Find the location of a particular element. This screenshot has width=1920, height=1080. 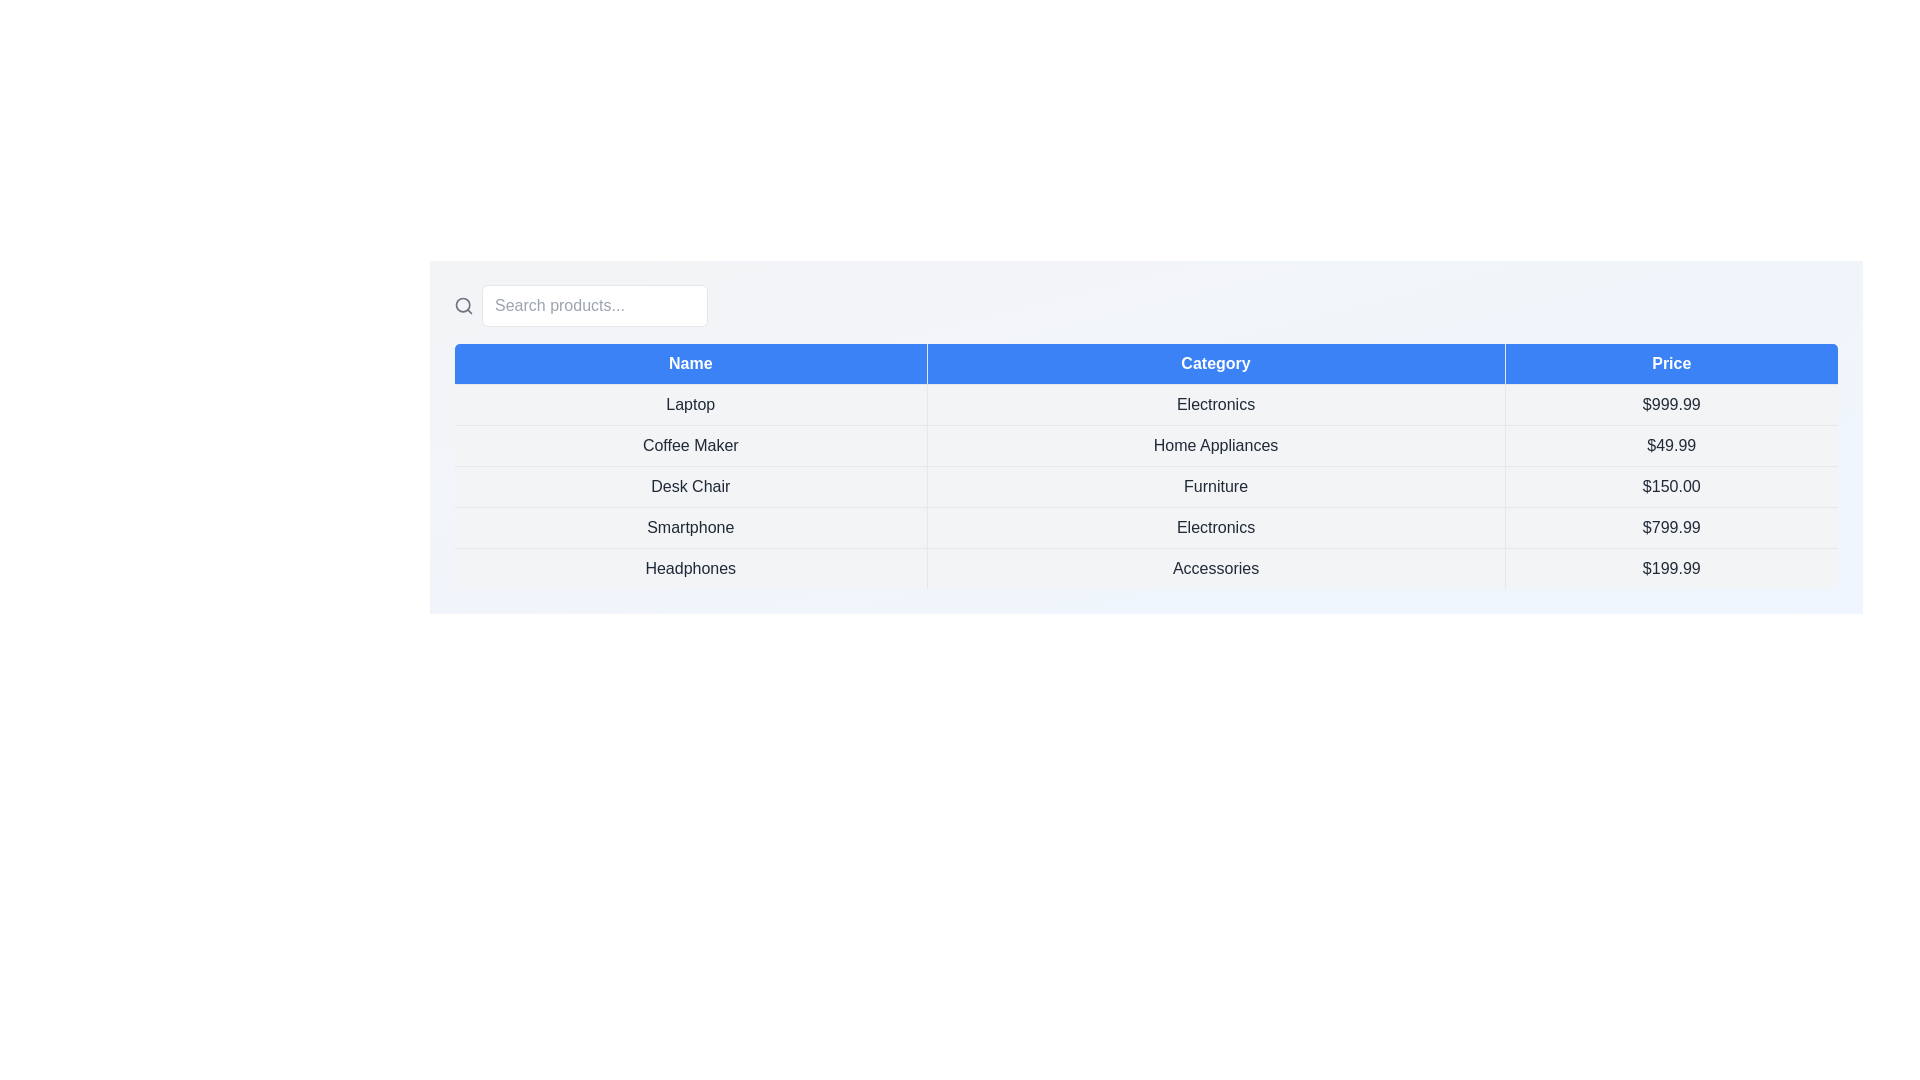

the 'Furniture' text label located in the second column under the 'Category' header for the item 'Desk Chair', which is styled with a light neutral background and dark text is located at coordinates (1215, 486).